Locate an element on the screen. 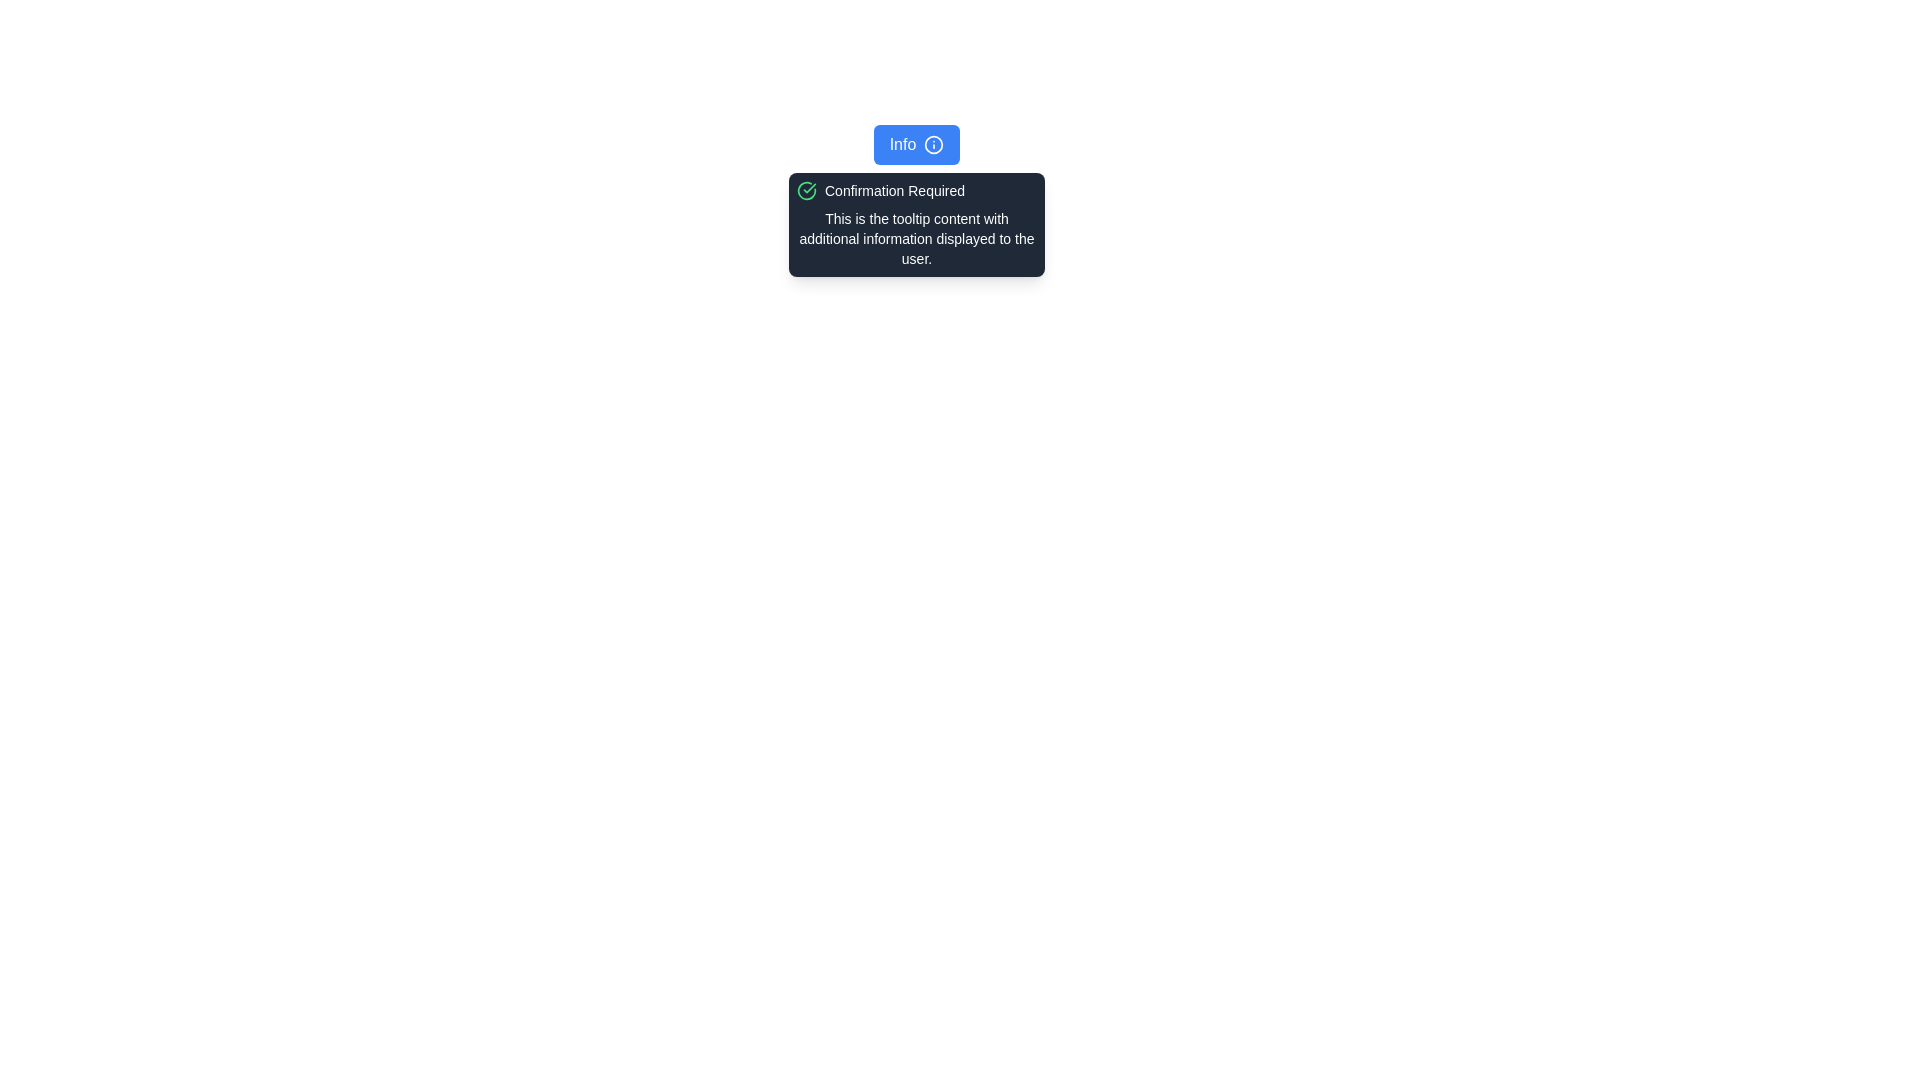  the tooltip with a dark gray background and white text, which contains a checkmark icon and the text 'Confirmation Required' is located at coordinates (915, 224).